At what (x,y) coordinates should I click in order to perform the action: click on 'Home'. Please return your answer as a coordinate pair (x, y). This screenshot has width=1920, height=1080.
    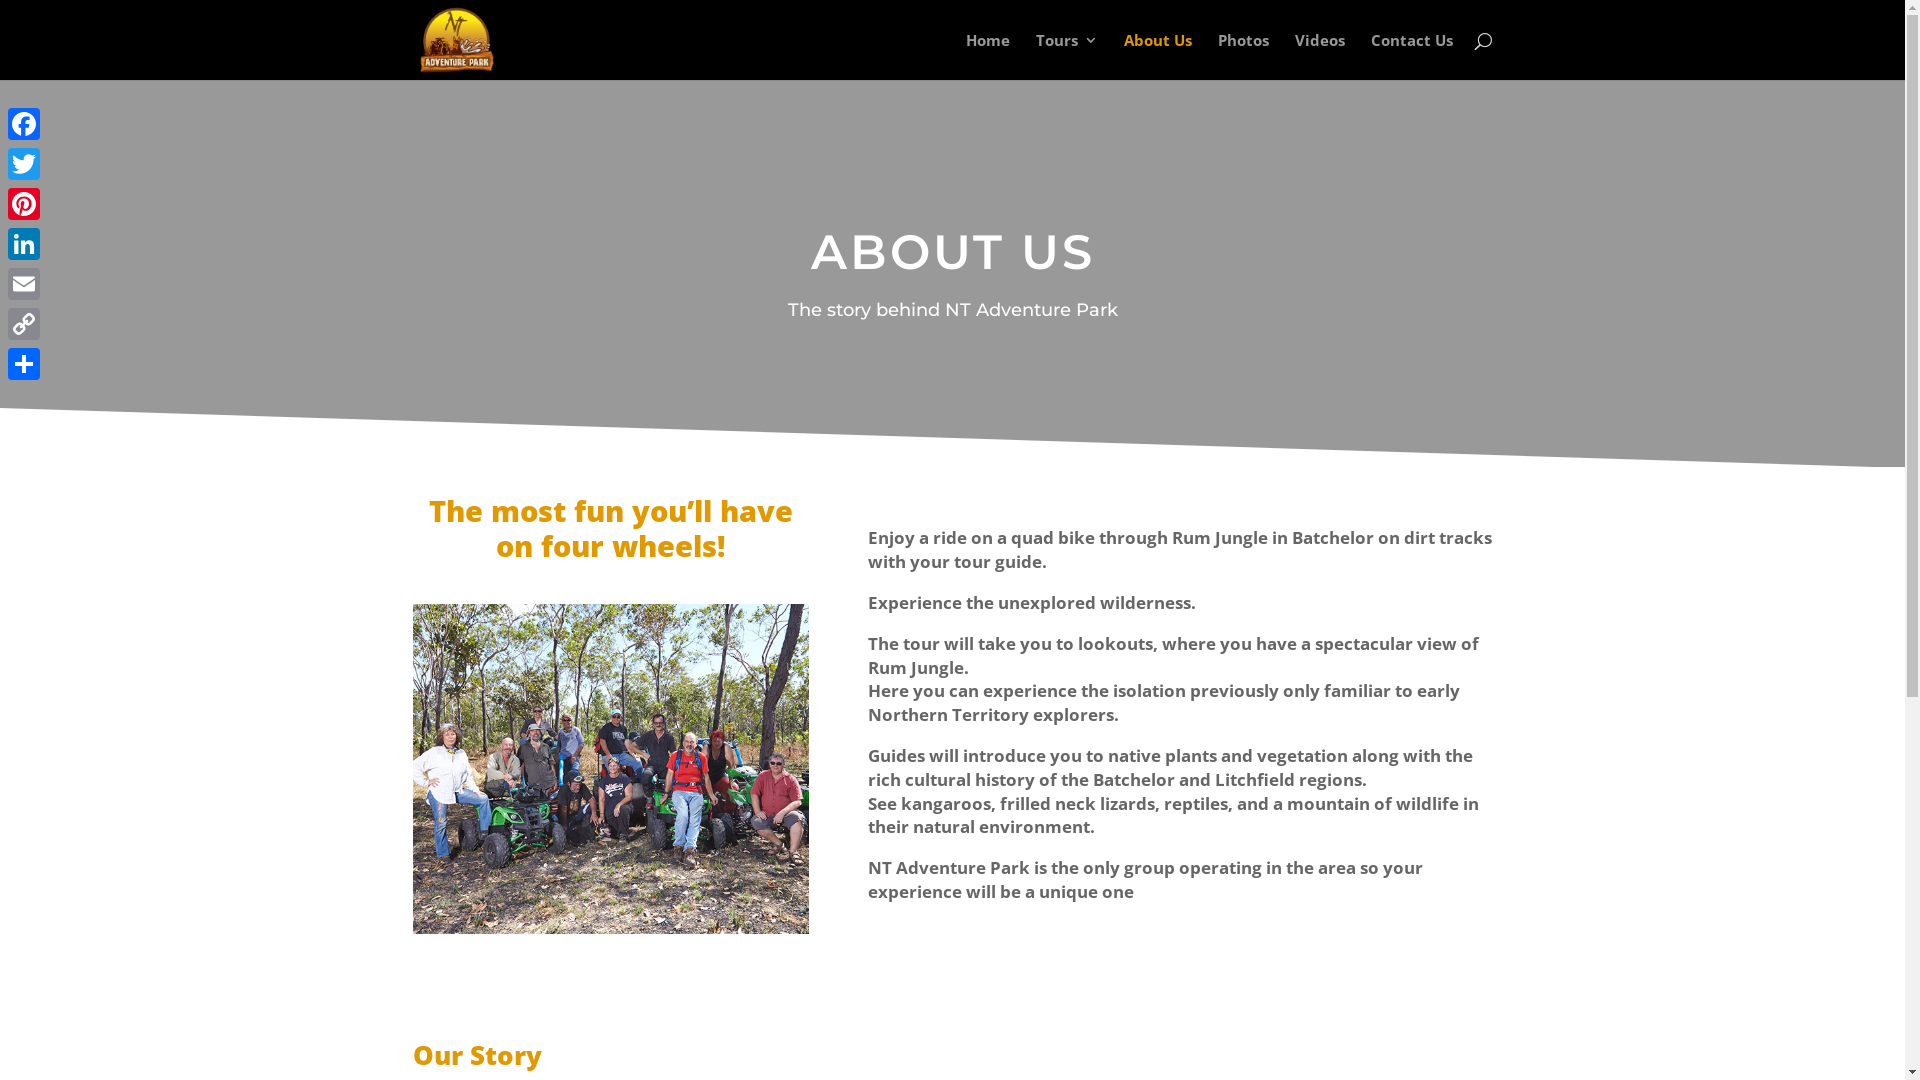
    Looking at the image, I should click on (988, 55).